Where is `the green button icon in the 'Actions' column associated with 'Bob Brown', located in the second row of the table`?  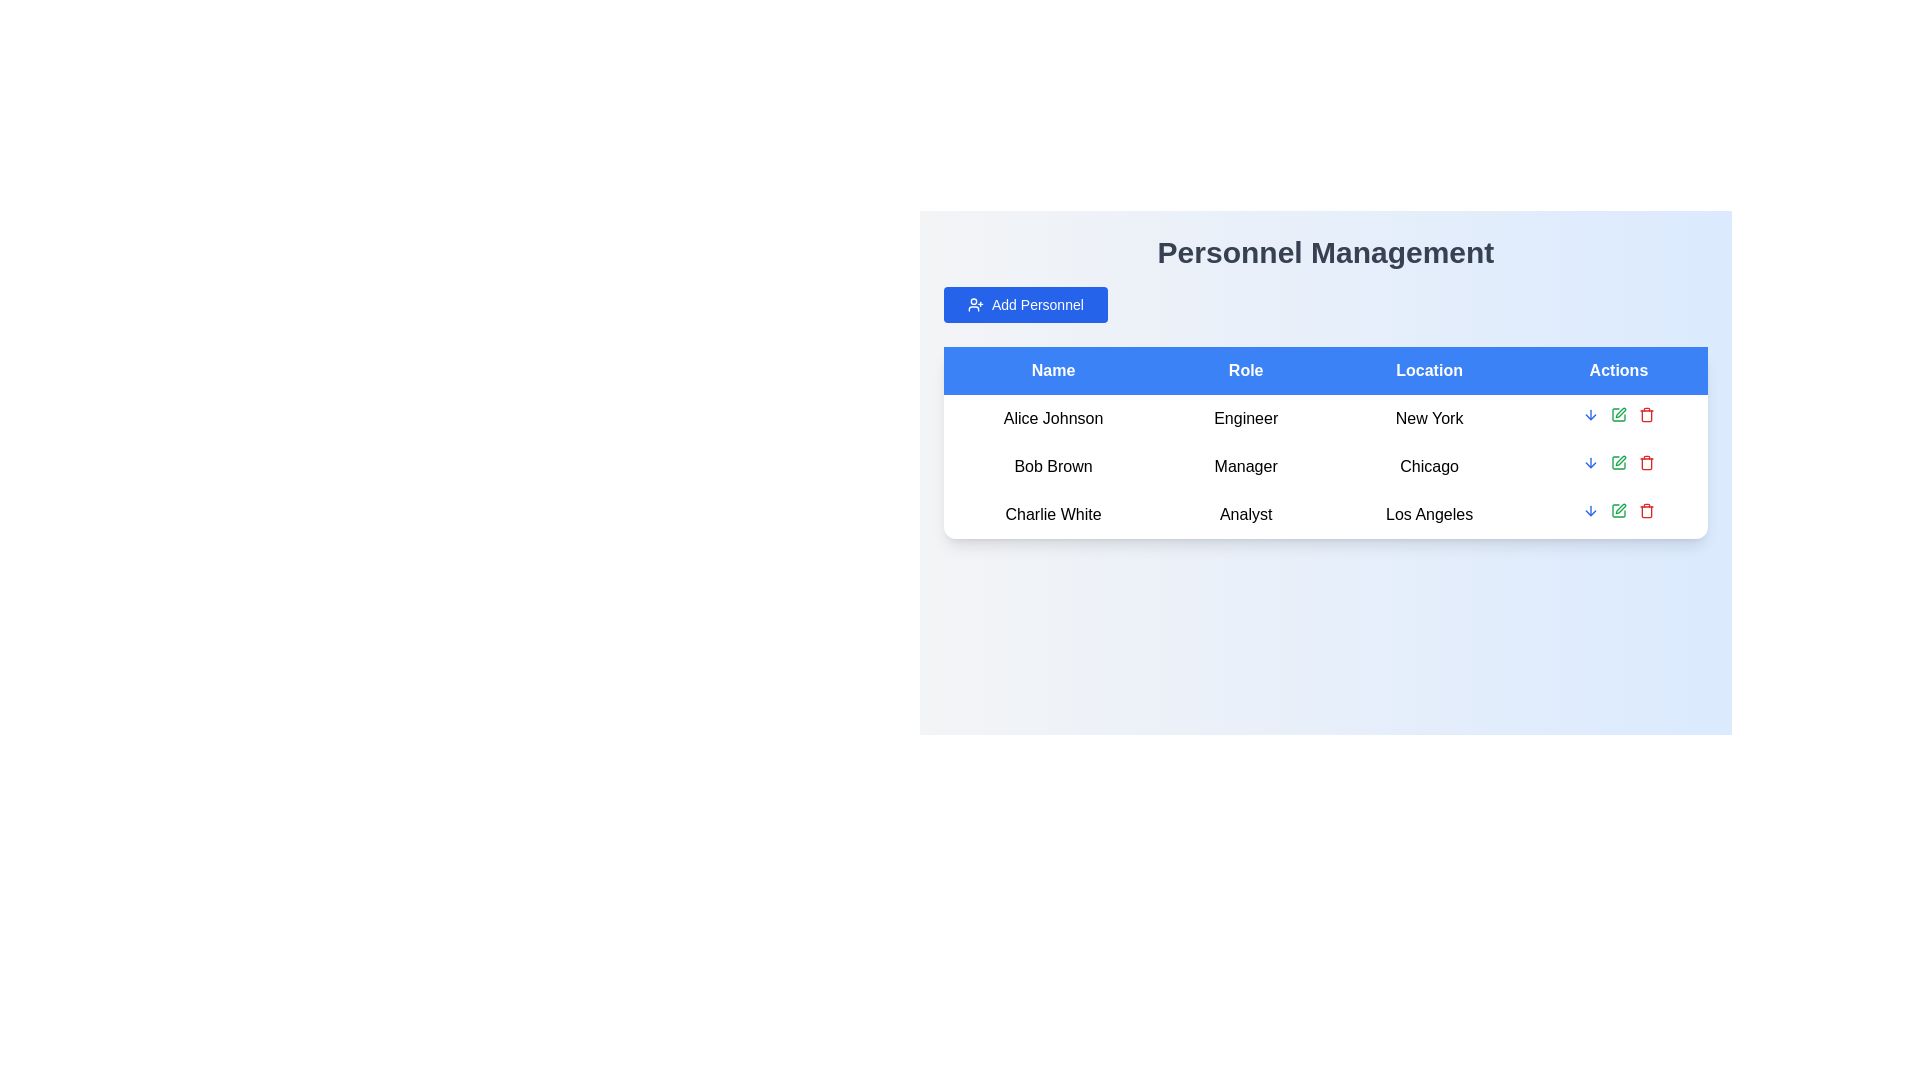 the green button icon in the 'Actions' column associated with 'Bob Brown', located in the second row of the table is located at coordinates (1618, 462).